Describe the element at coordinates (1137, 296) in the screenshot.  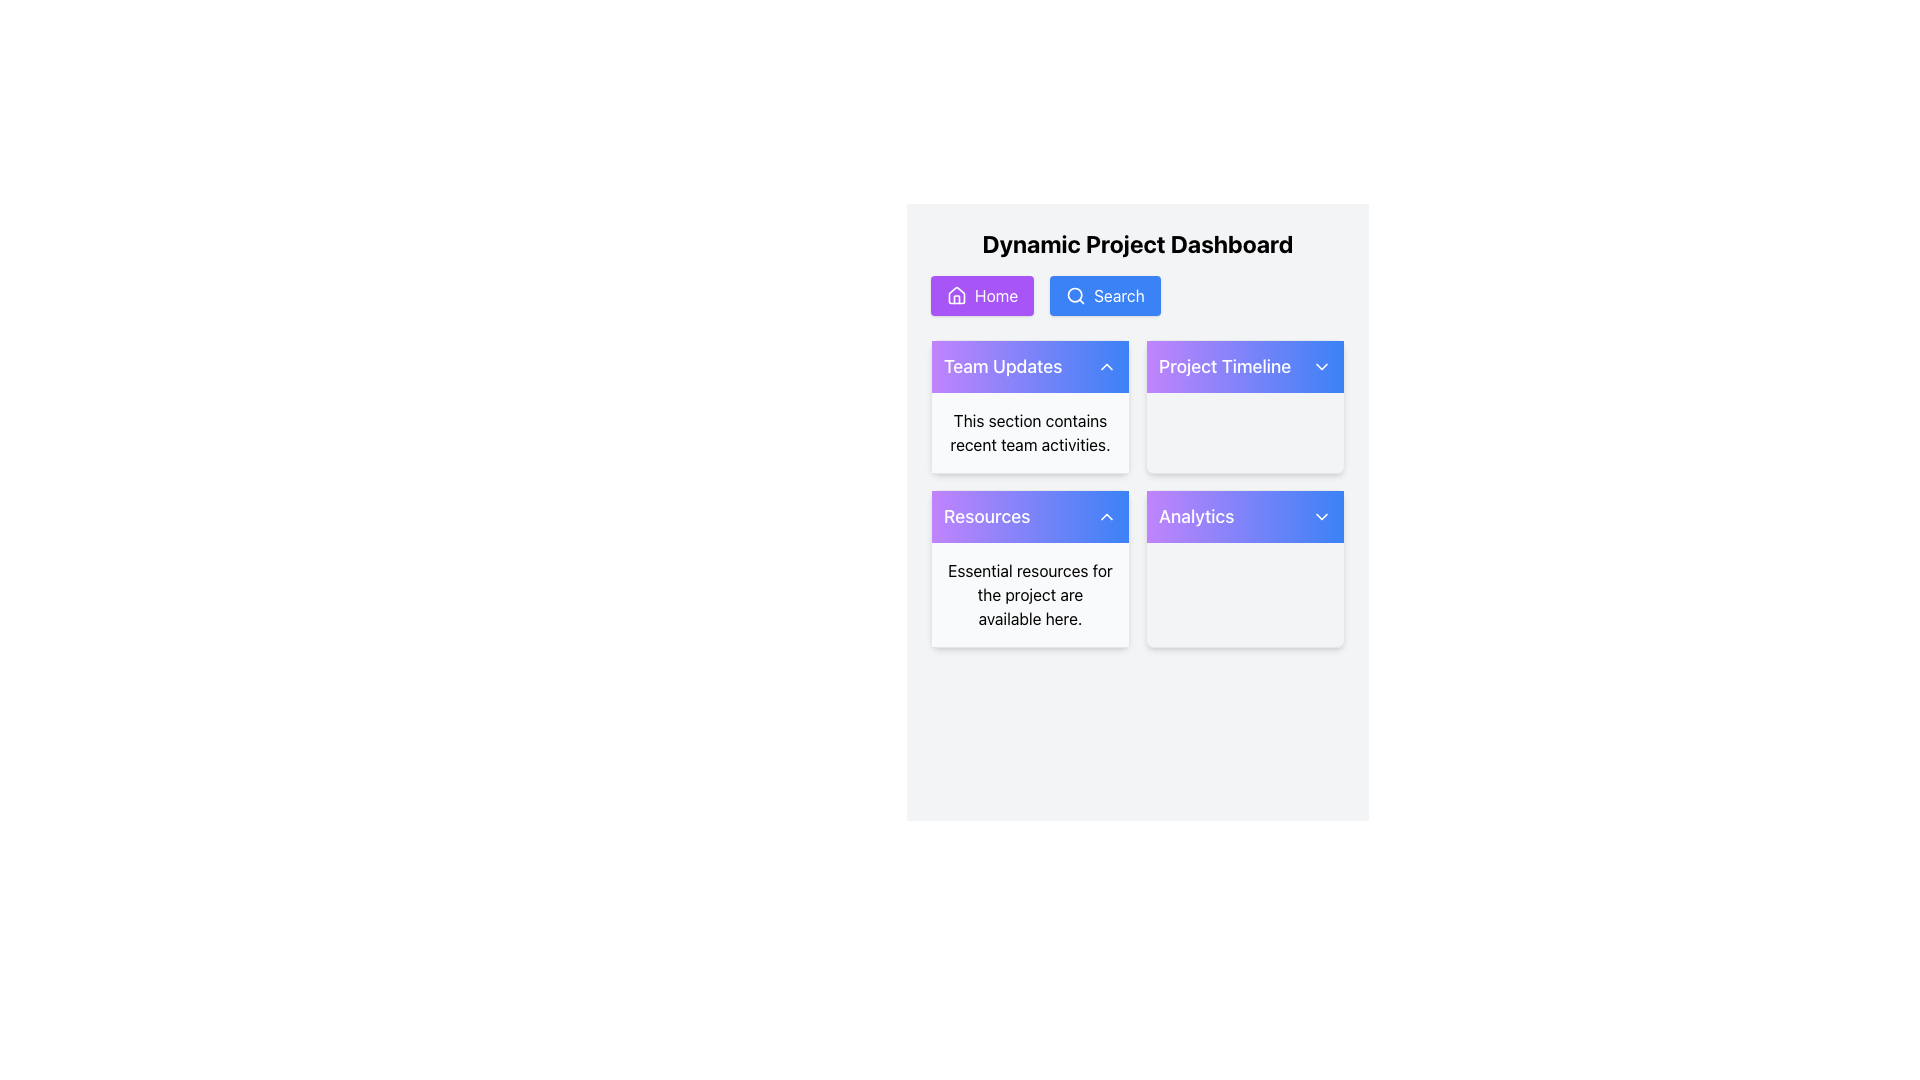
I see `the 'Search' button in the Navigational Button Group located beneath the 'Dynamic Project Dashboard' header` at that location.